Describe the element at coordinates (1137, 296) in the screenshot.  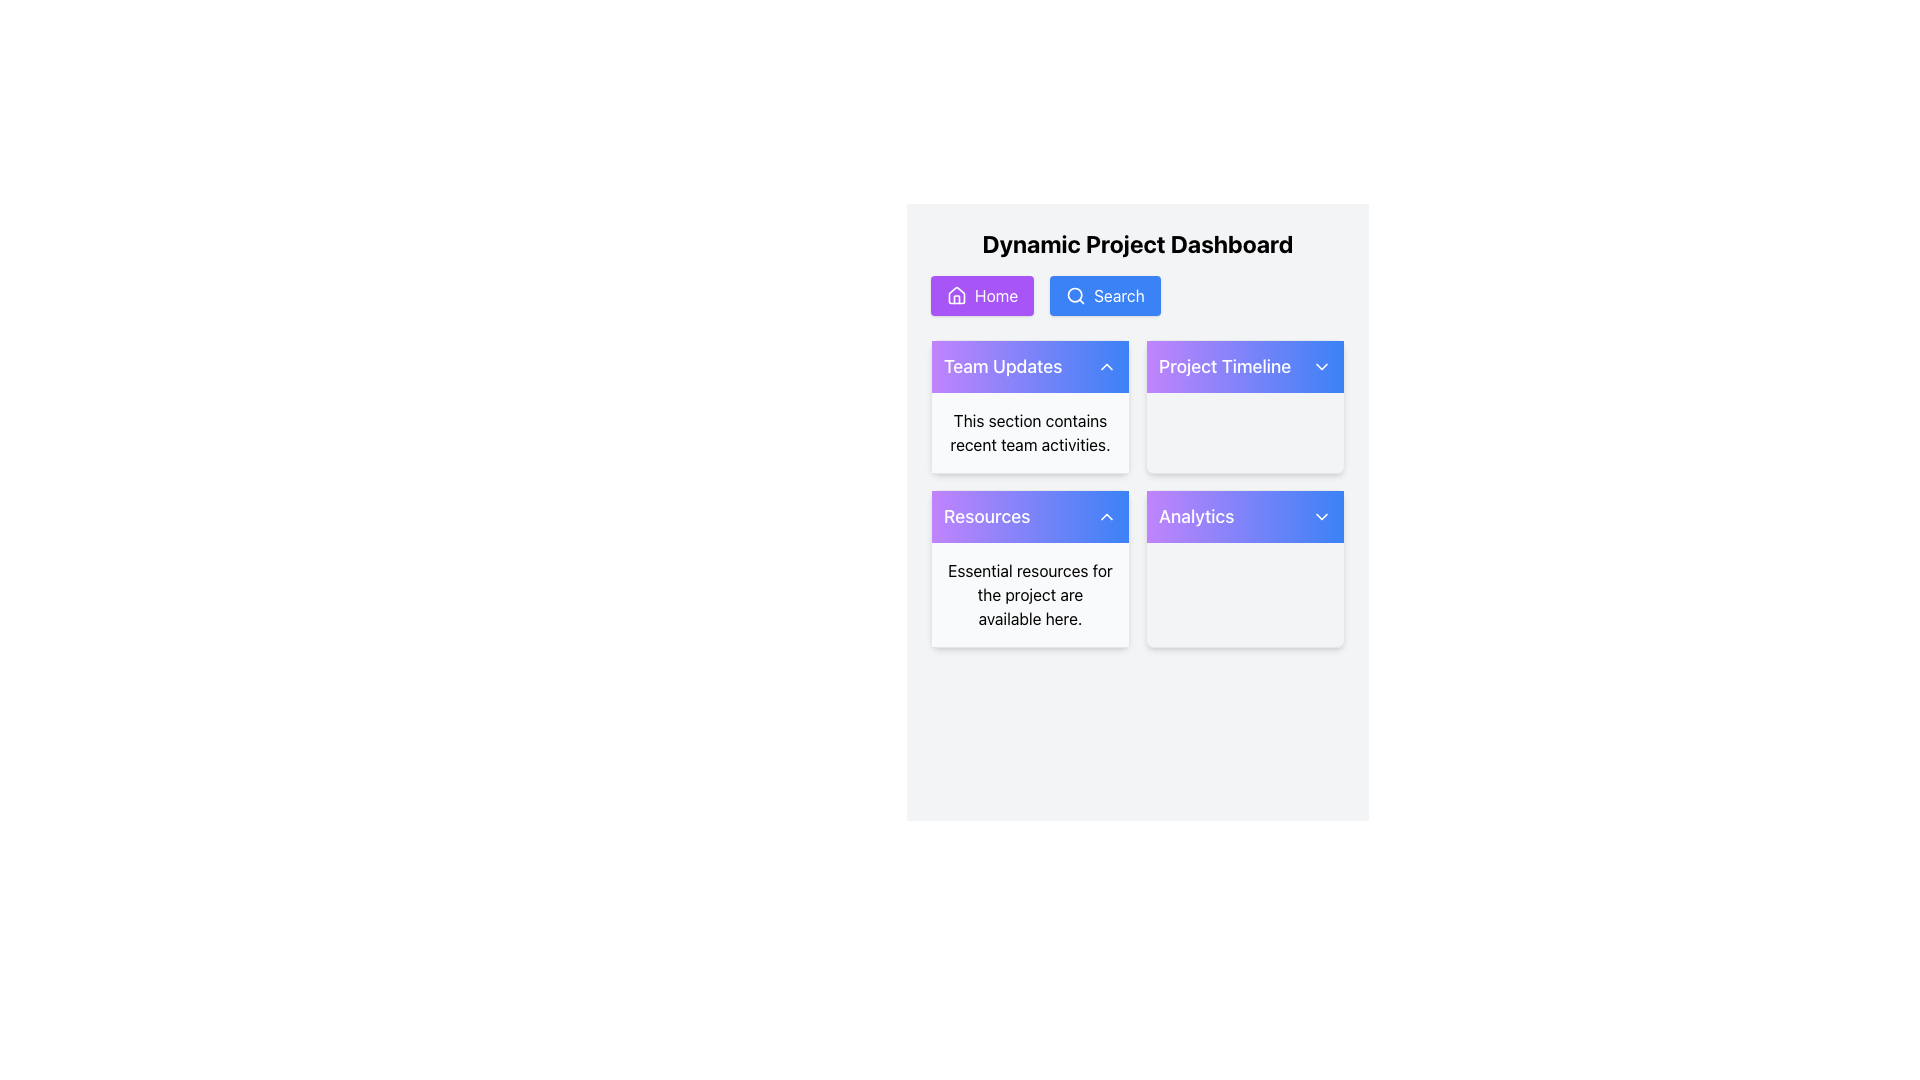
I see `the 'Search' button in the Navigational Button Group located beneath the 'Dynamic Project Dashboard' header` at that location.